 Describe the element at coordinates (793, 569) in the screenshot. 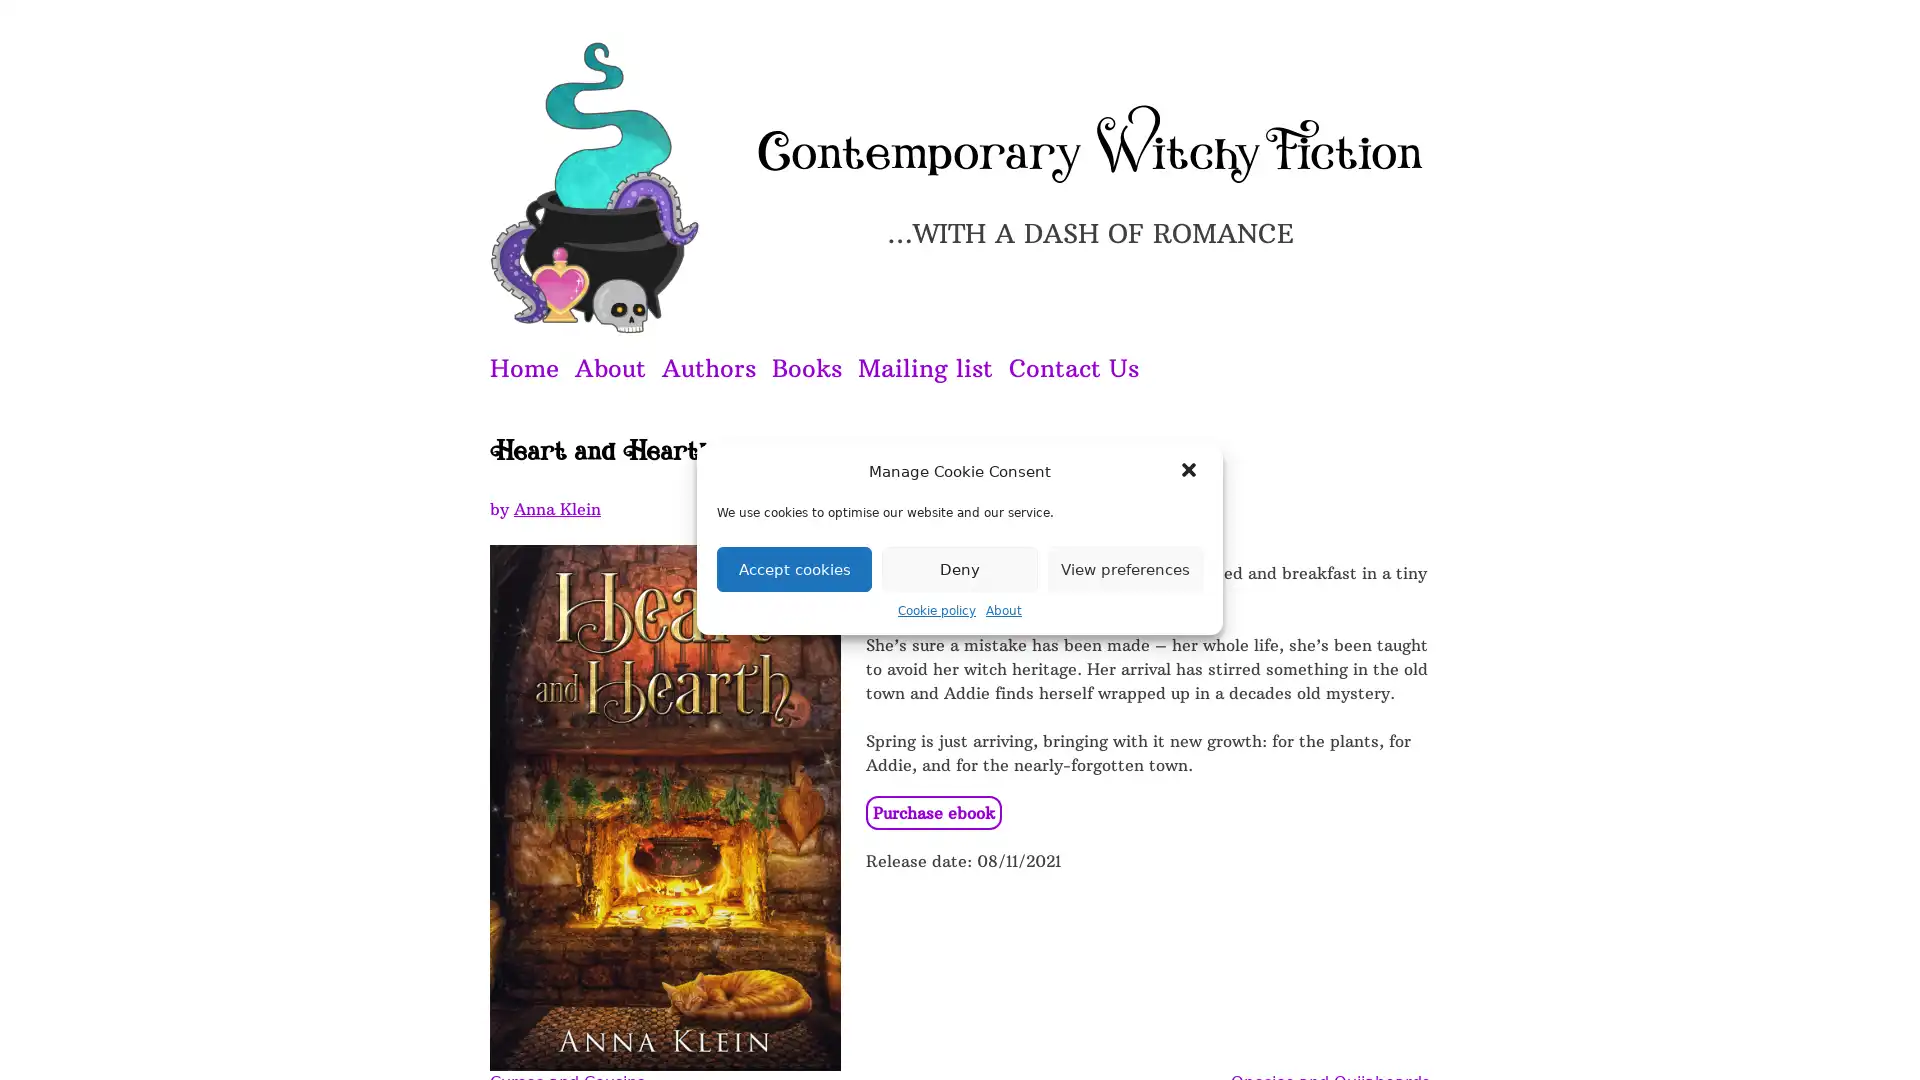

I see `Accept cookies` at that location.